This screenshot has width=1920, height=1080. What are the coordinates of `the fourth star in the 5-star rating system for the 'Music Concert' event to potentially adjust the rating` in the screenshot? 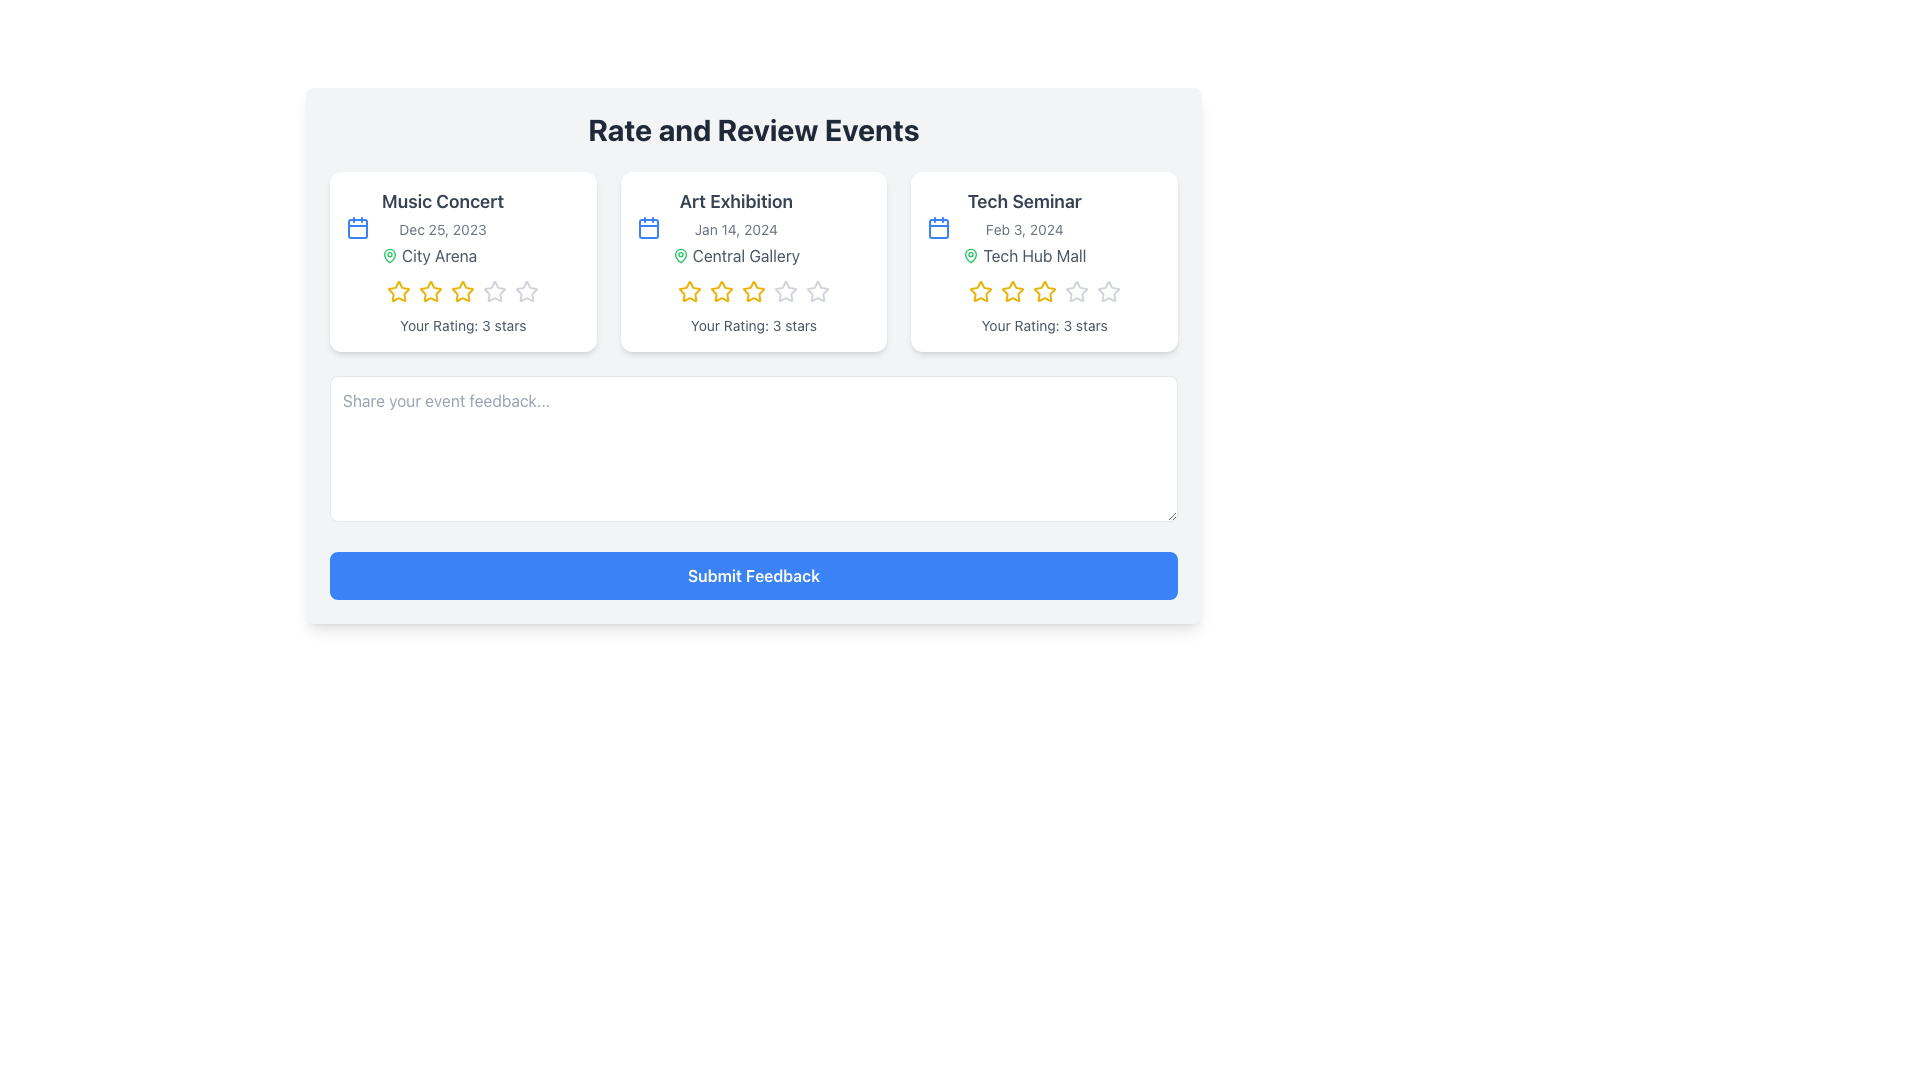 It's located at (495, 291).